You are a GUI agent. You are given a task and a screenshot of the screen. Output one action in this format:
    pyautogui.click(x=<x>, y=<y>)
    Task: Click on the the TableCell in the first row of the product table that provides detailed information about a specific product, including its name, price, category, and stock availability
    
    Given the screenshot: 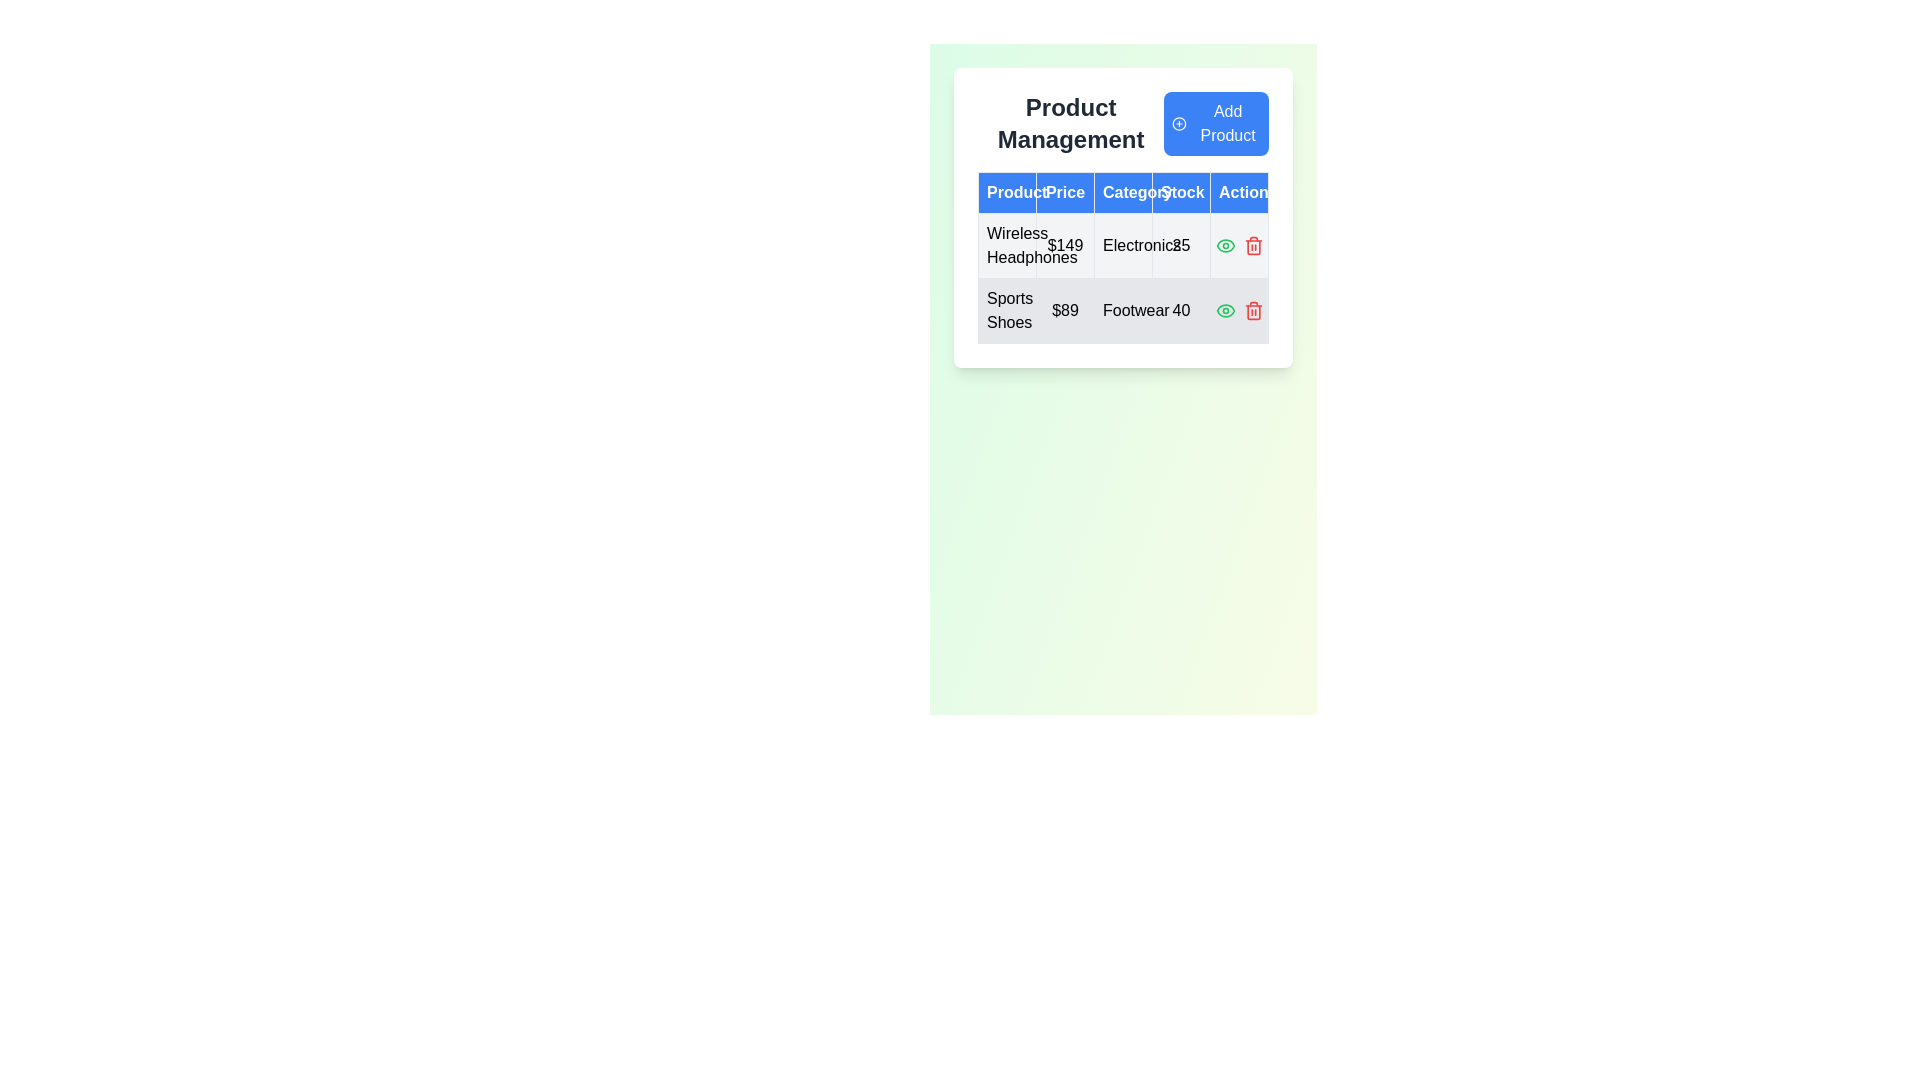 What is the action you would take?
    pyautogui.click(x=1123, y=278)
    